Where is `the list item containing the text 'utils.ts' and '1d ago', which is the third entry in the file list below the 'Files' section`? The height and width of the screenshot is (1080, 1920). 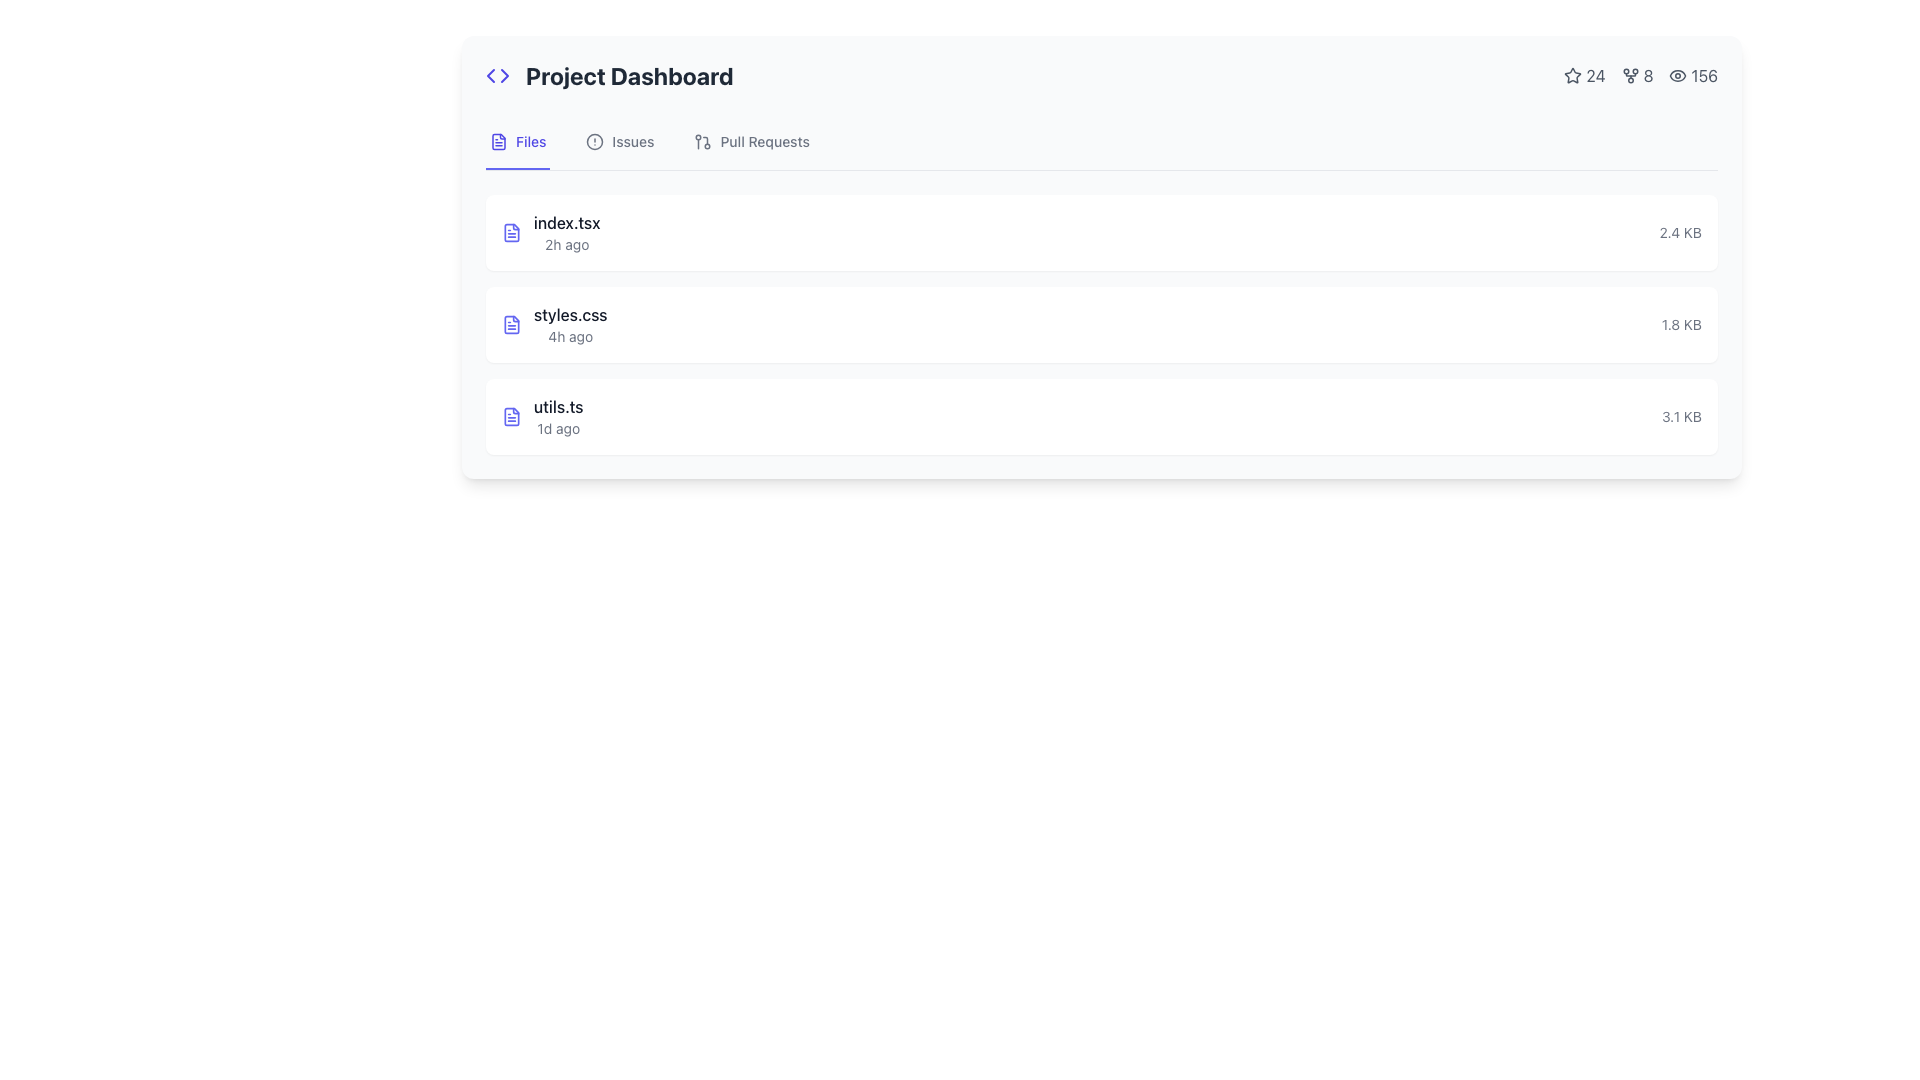 the list item containing the text 'utils.ts' and '1d ago', which is the third entry in the file list below the 'Files' section is located at coordinates (542, 415).